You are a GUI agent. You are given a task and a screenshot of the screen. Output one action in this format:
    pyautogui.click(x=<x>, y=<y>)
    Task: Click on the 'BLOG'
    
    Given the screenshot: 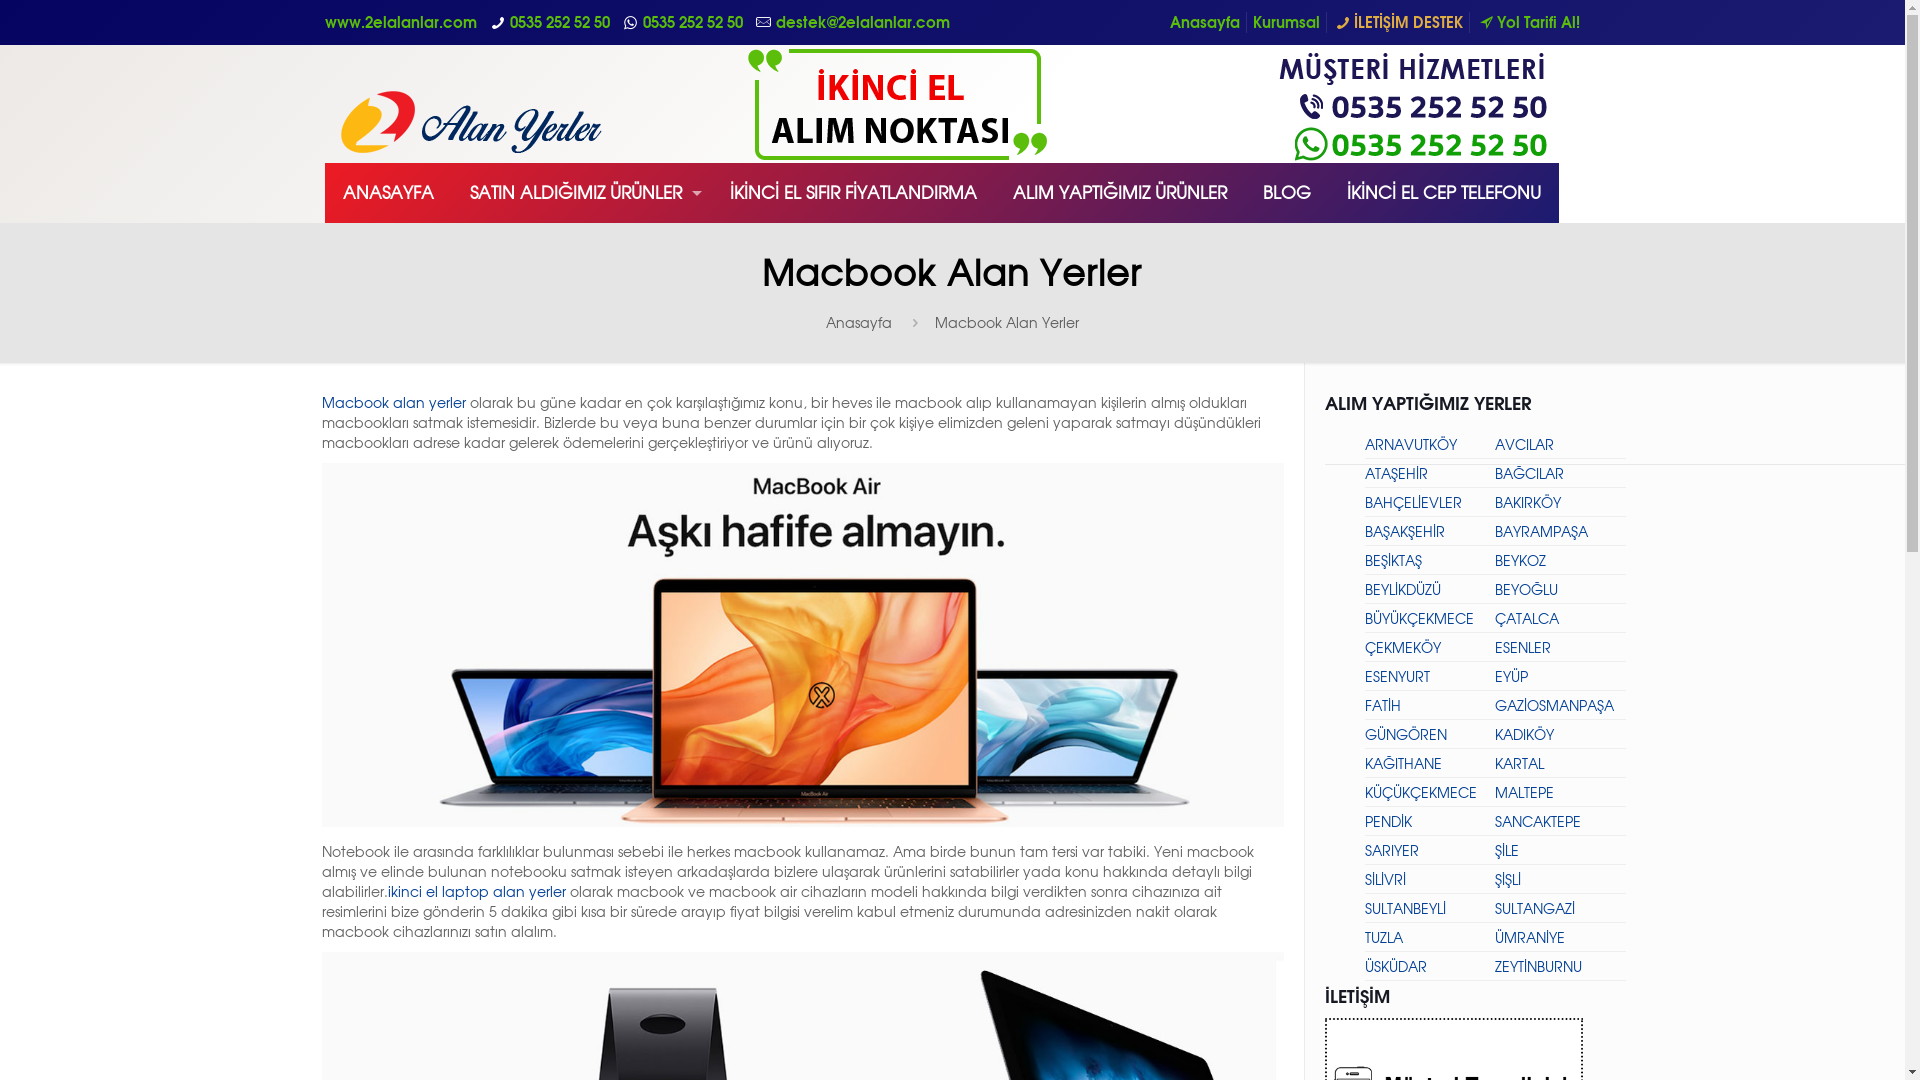 What is the action you would take?
    pyautogui.click(x=1286, y=192)
    